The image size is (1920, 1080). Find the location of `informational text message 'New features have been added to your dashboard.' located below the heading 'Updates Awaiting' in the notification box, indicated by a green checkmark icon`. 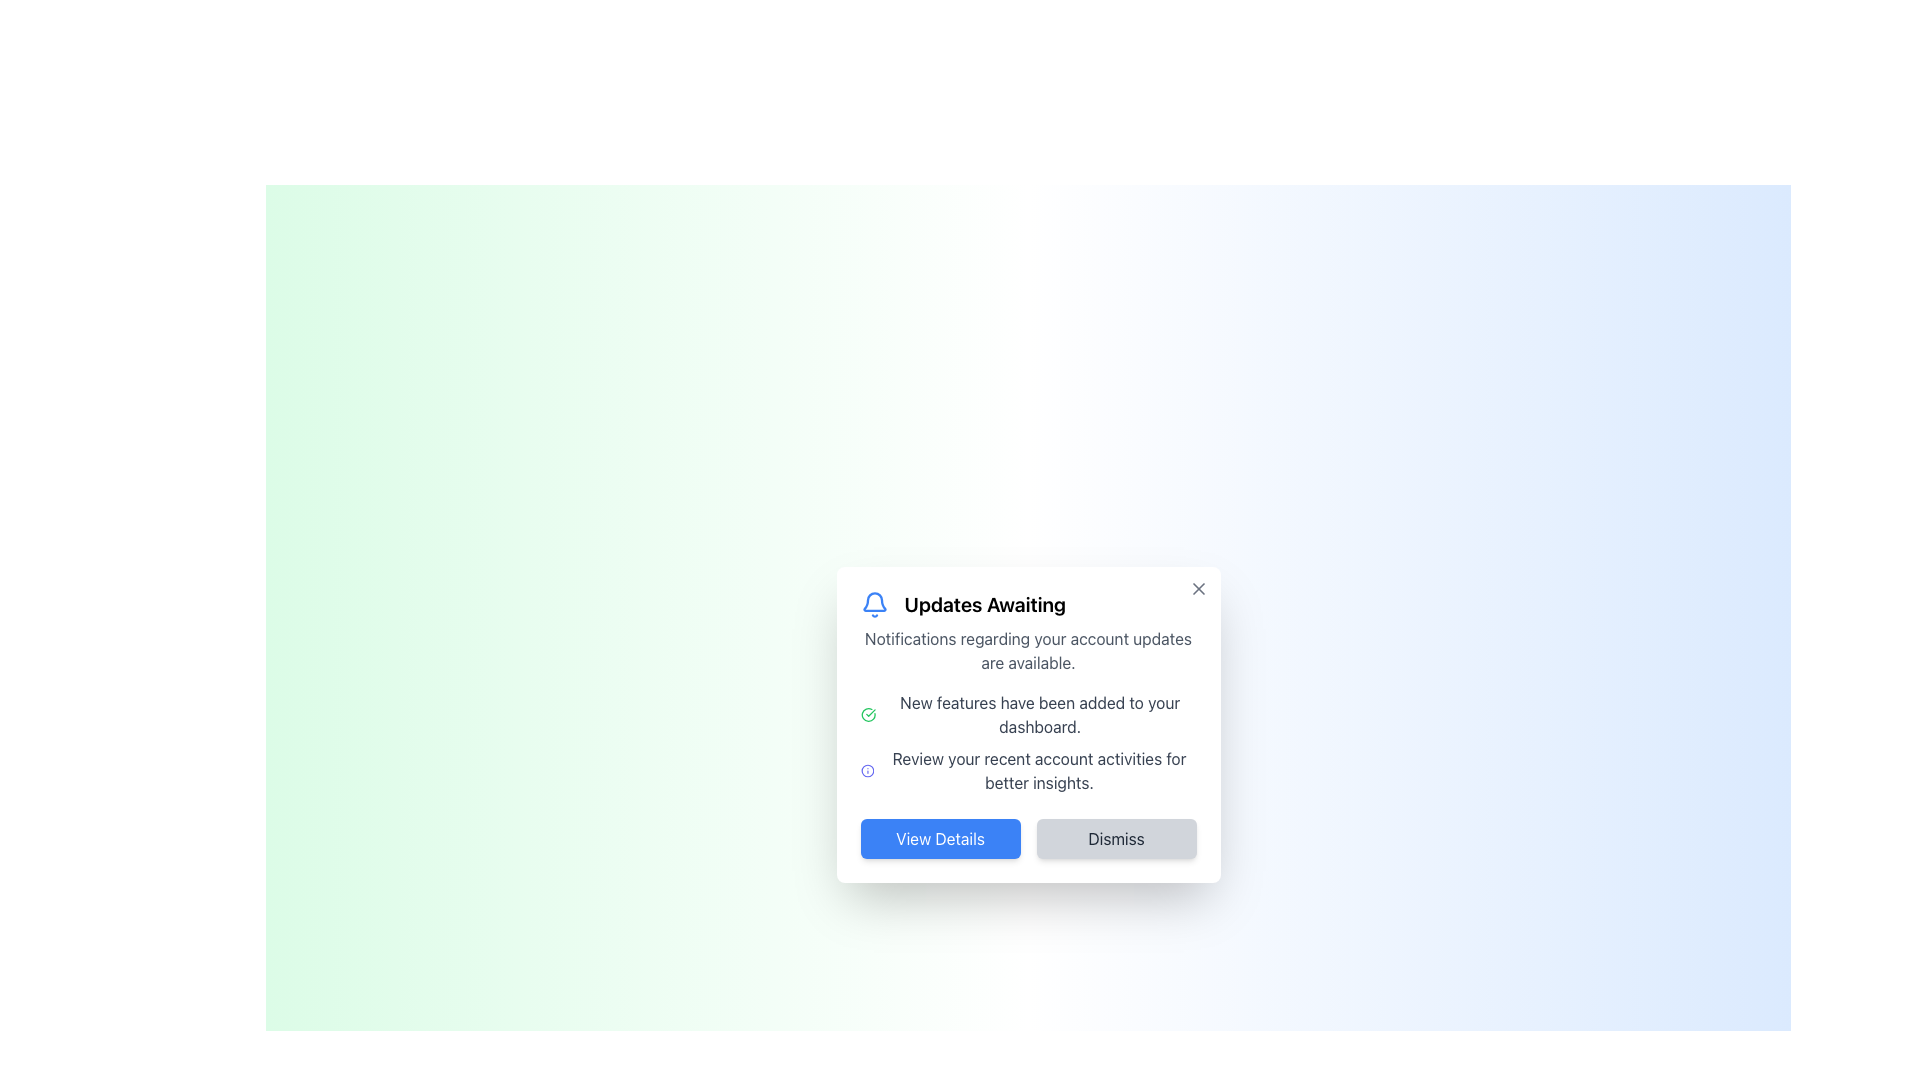

informational text message 'New features have been added to your dashboard.' located below the heading 'Updates Awaiting' in the notification box, indicated by a green checkmark icon is located at coordinates (1028, 713).